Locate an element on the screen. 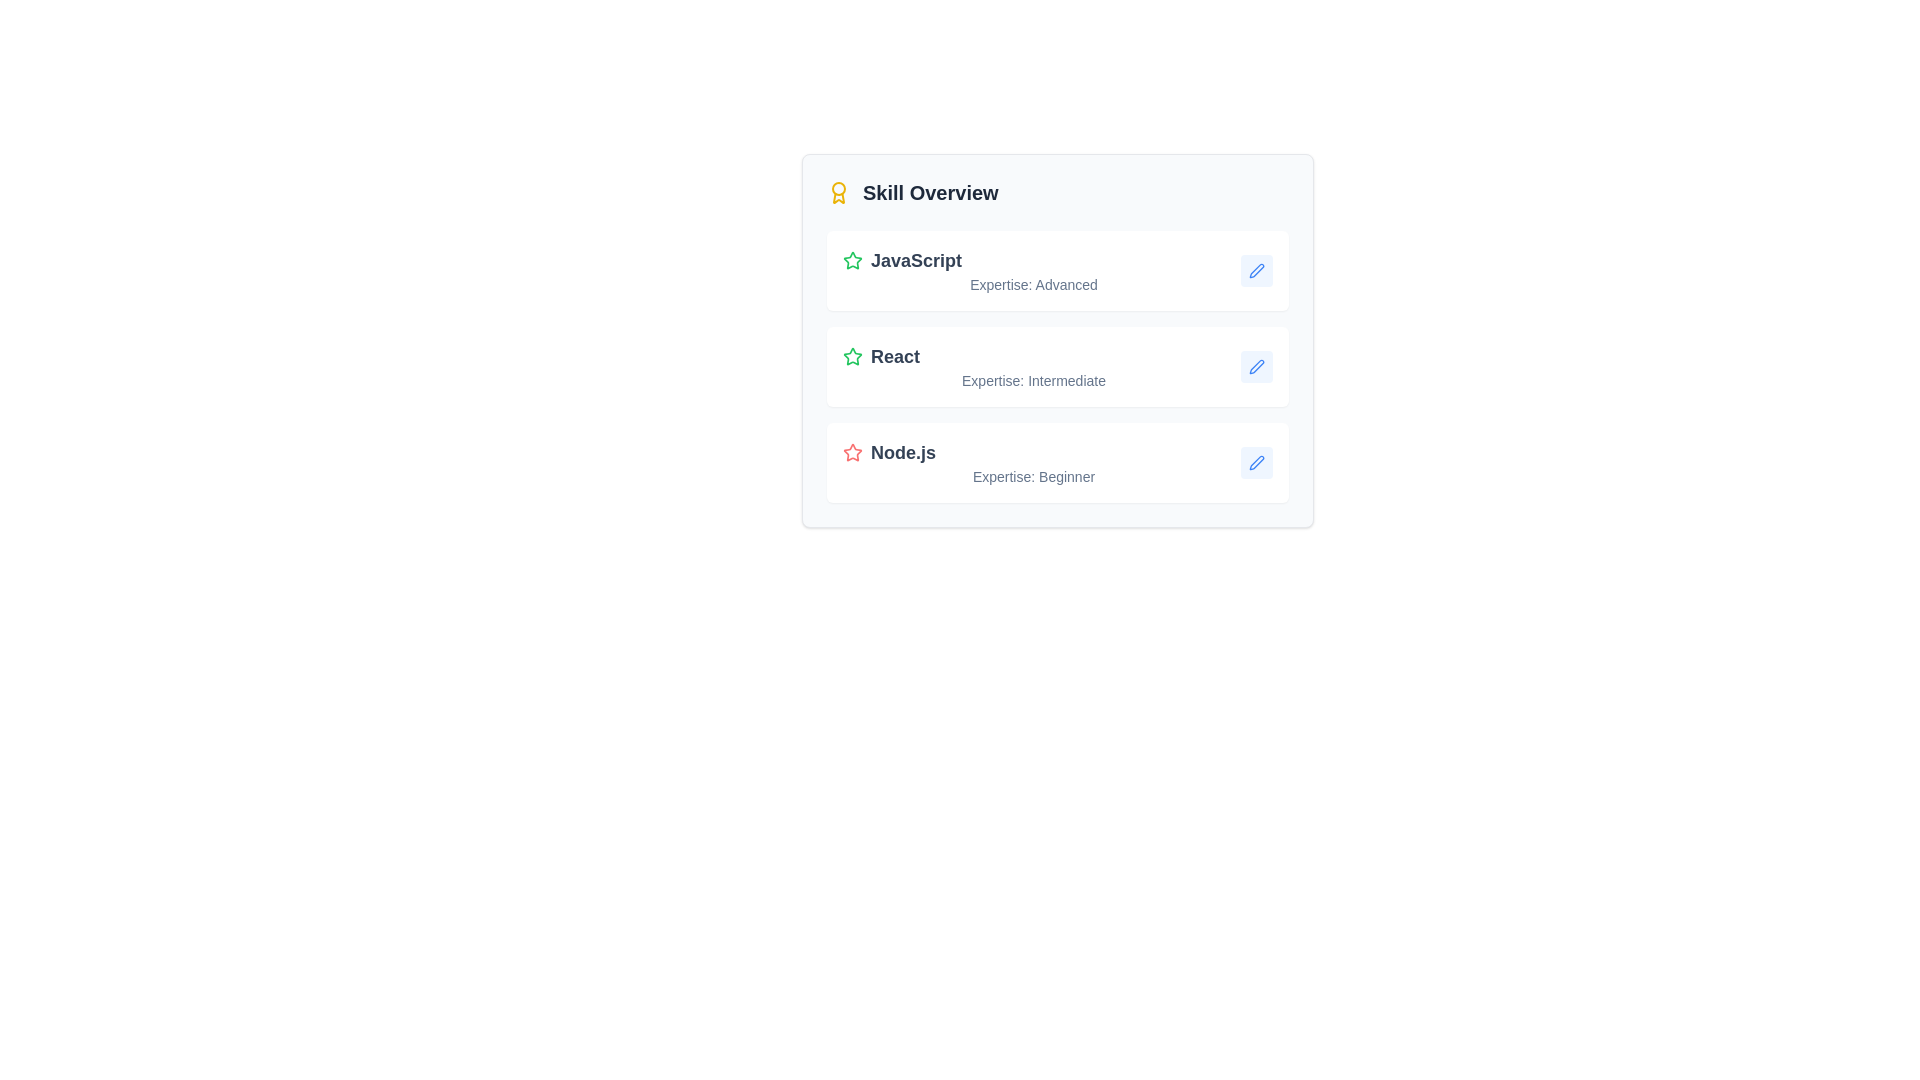 The image size is (1920, 1080). the bold text label 'Node.js' located at the bottom entry of the 'Skill Overview' section for navigation or interaction is located at coordinates (901, 452).